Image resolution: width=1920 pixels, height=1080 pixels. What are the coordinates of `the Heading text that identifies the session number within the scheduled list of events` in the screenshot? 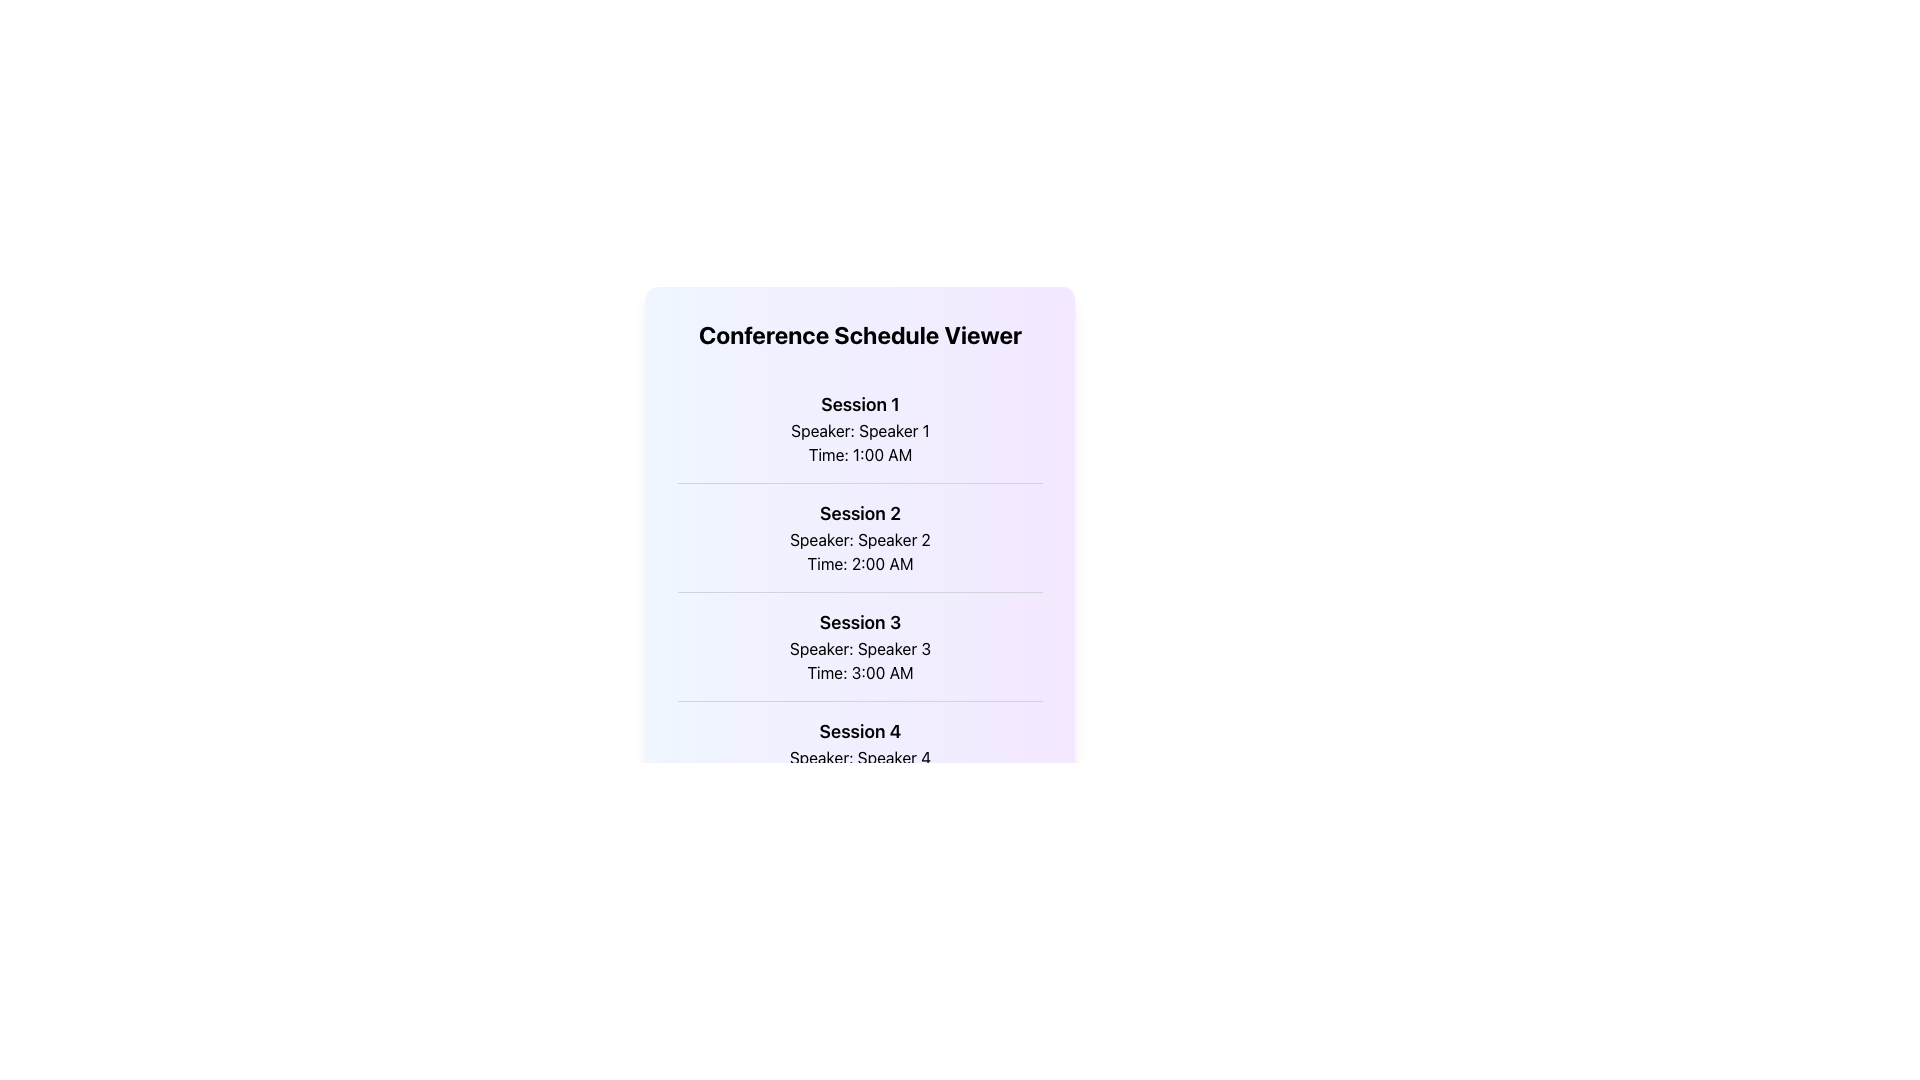 It's located at (860, 512).